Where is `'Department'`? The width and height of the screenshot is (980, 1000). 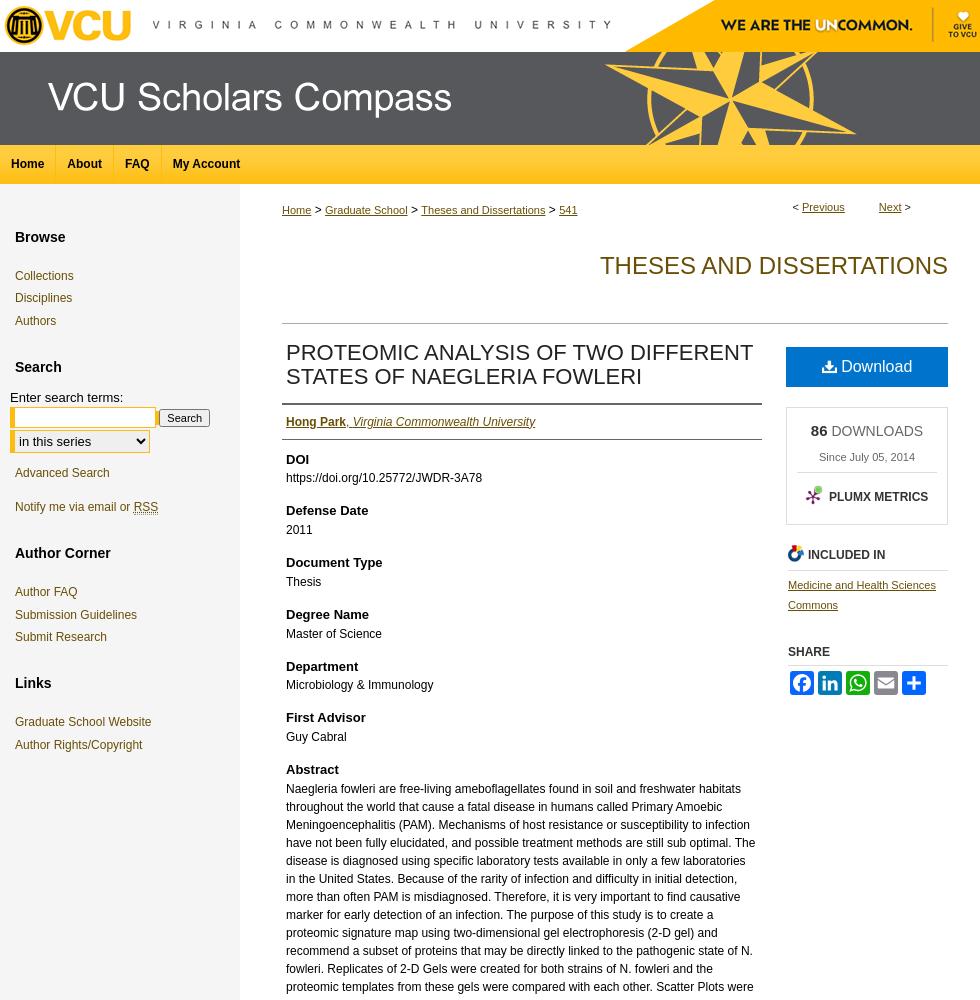 'Department' is located at coordinates (322, 665).